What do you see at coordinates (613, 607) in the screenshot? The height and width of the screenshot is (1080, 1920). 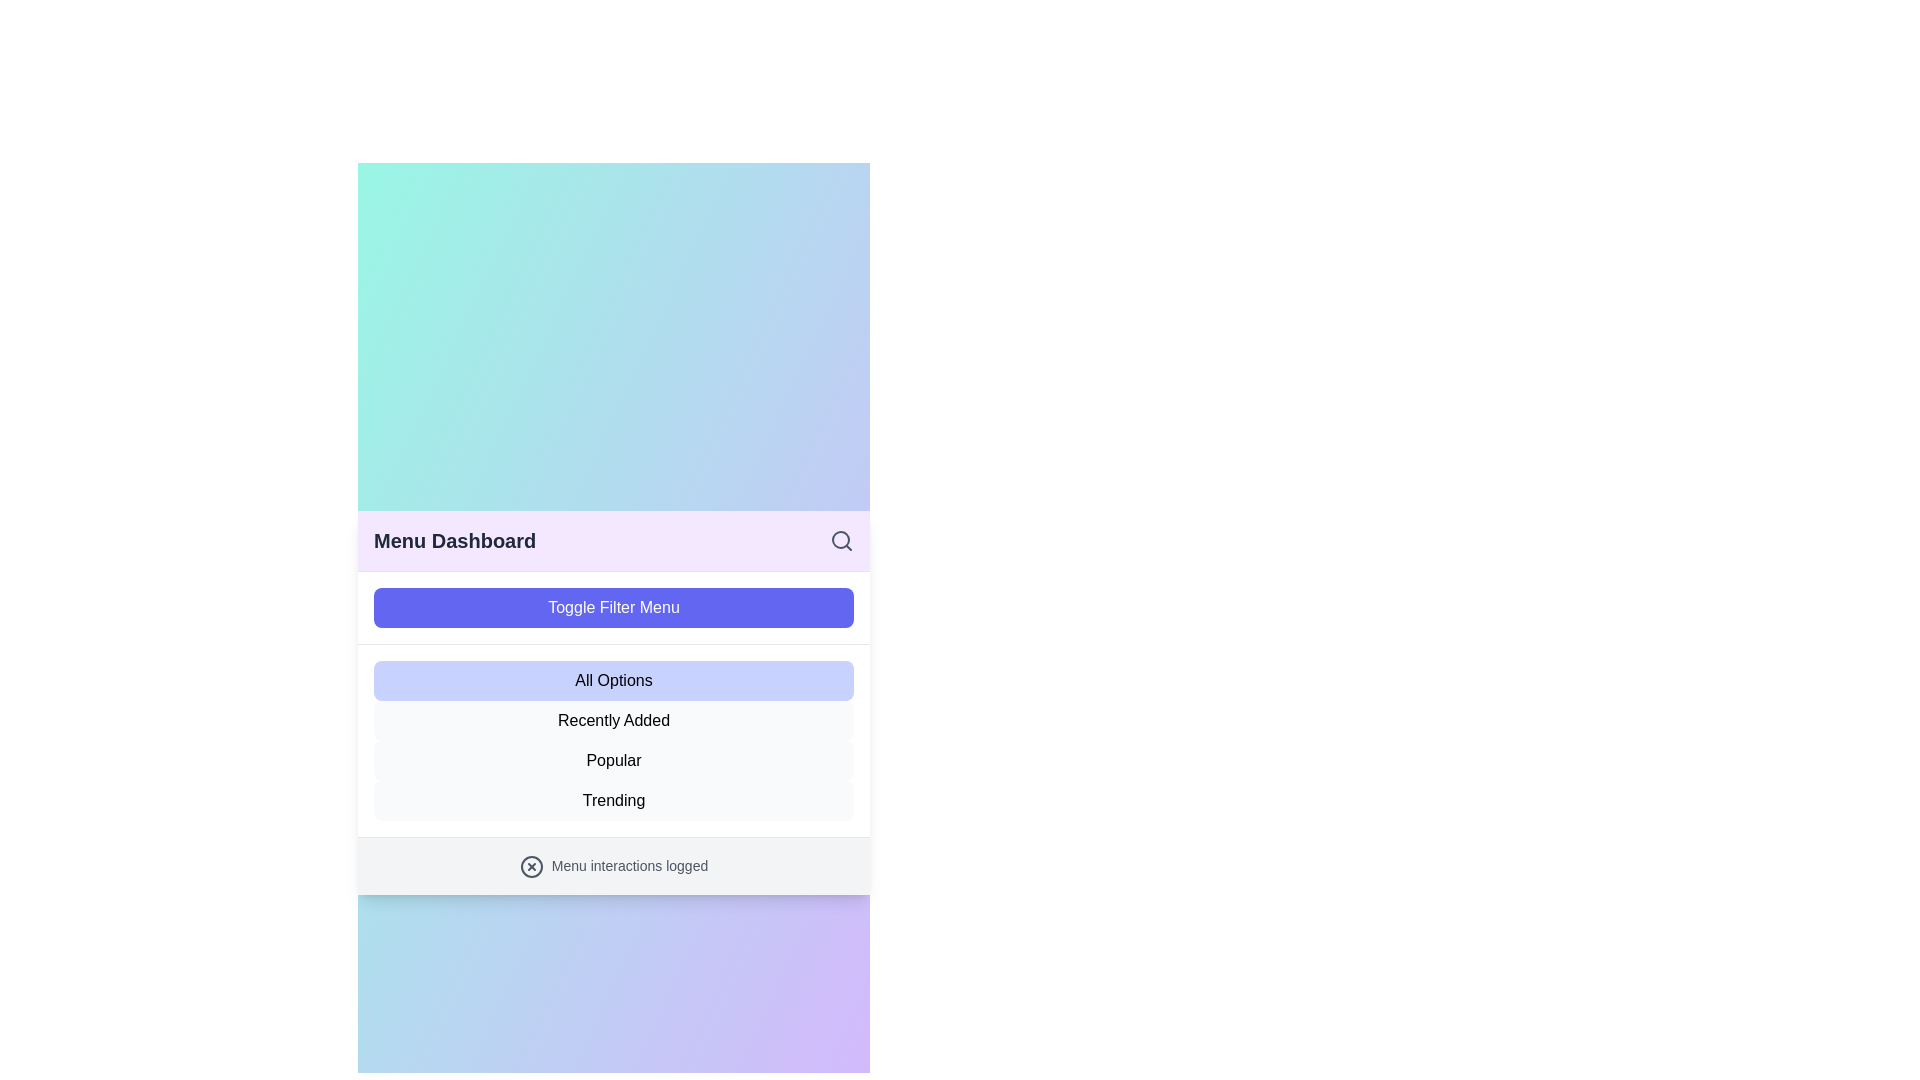 I see `the 'Toggle Filter Menu' button to toggle the visibility of the filter menu` at bounding box center [613, 607].